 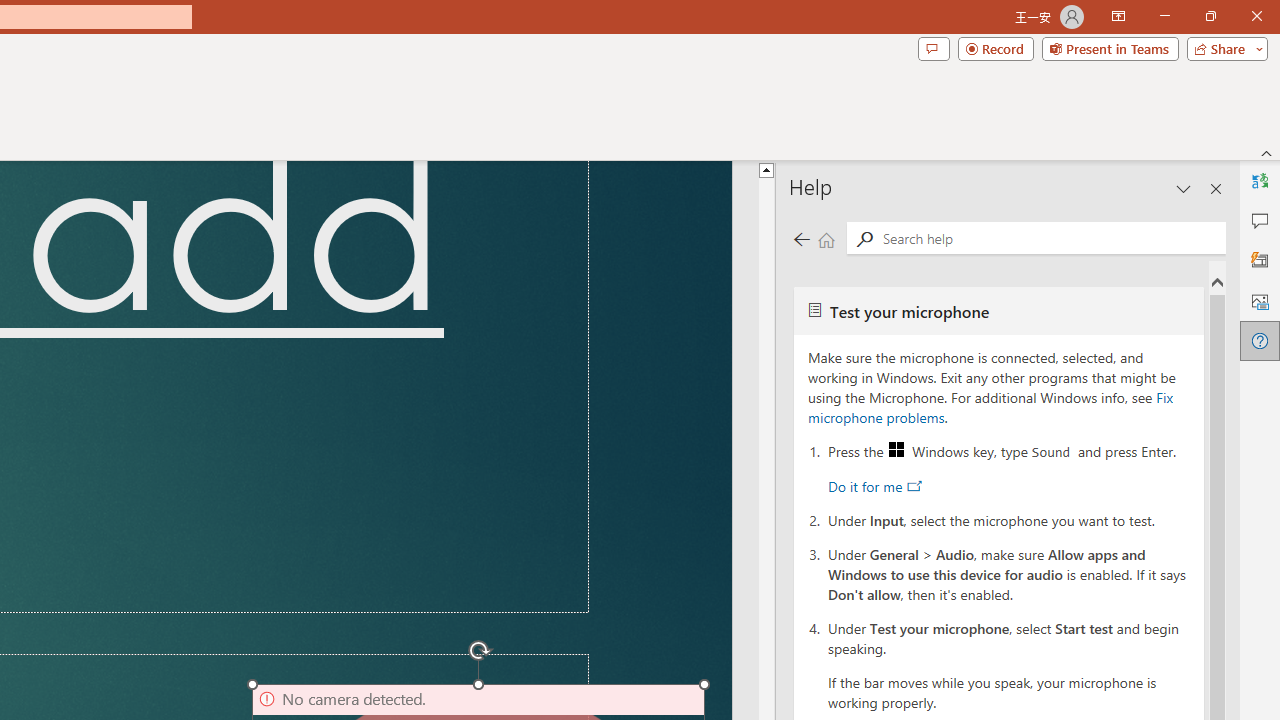 I want to click on 'Previous page', so click(x=801, y=238).